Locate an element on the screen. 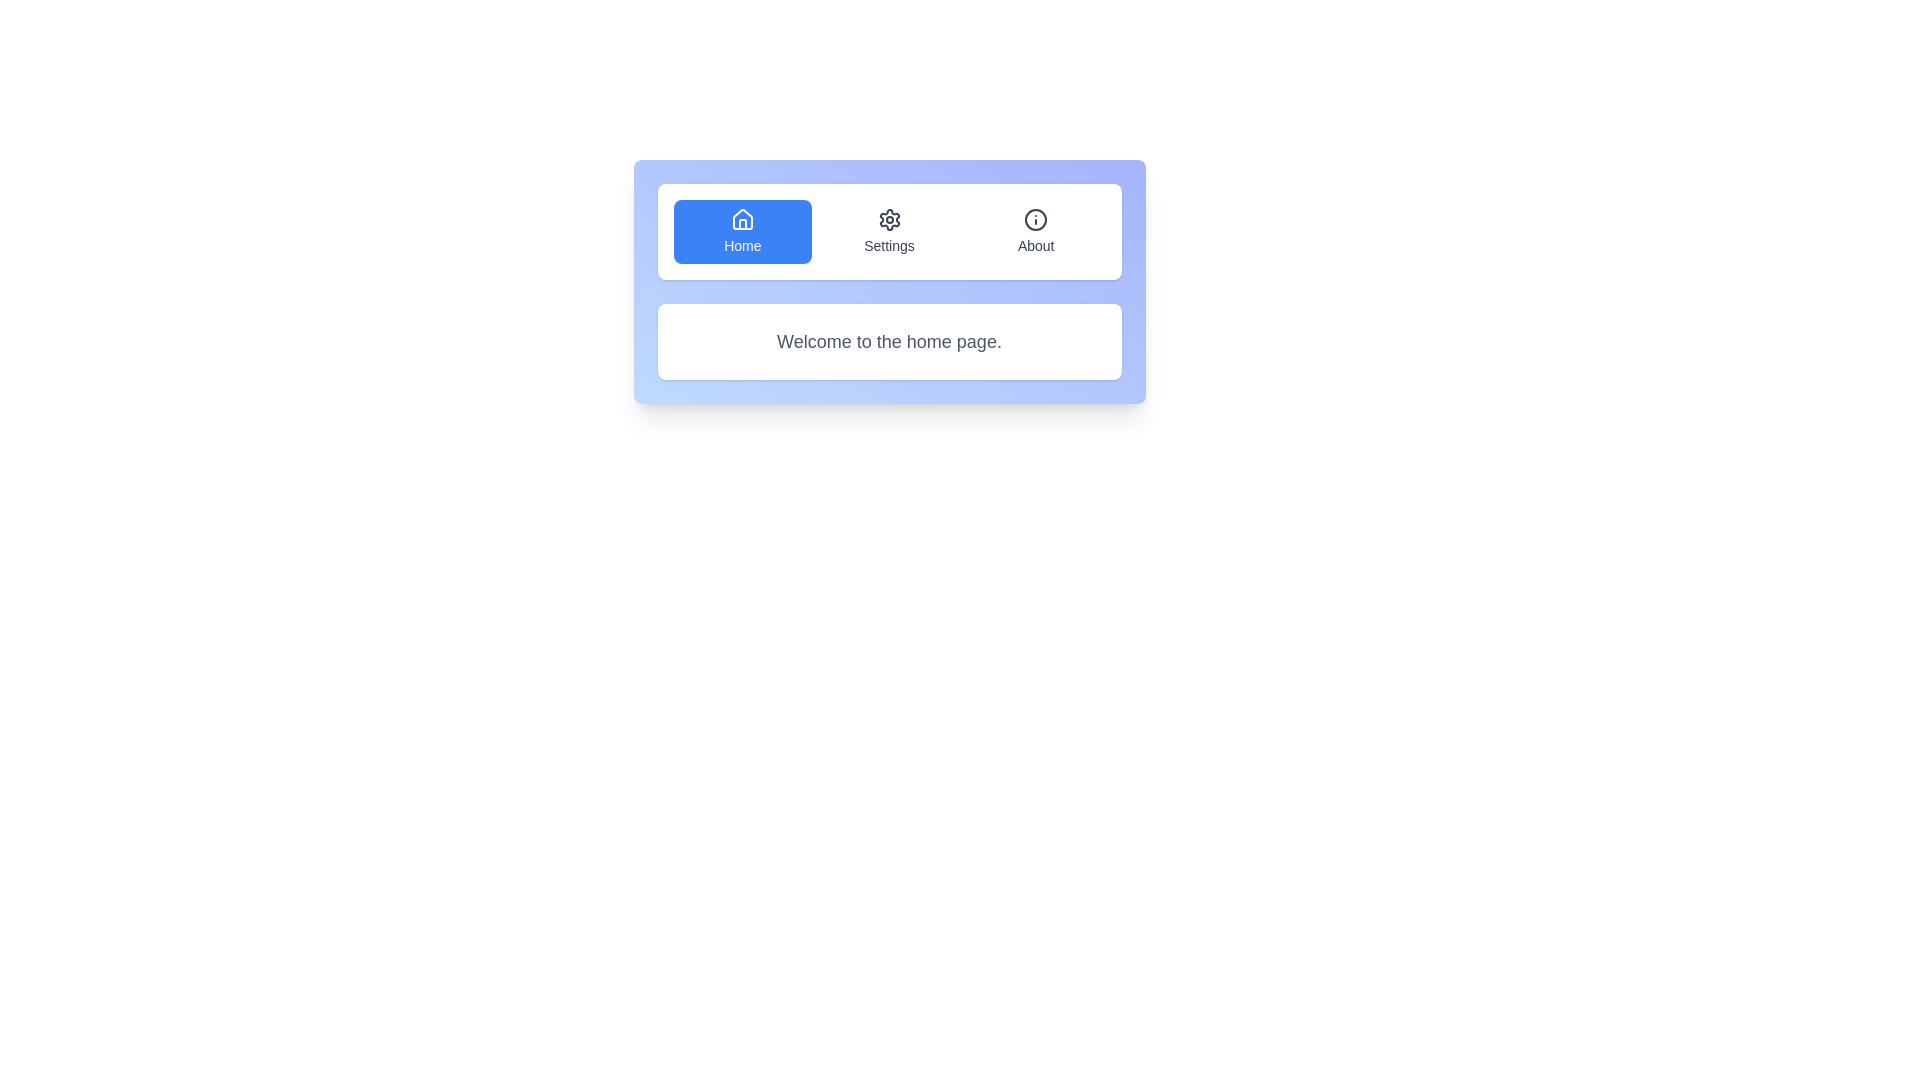 The height and width of the screenshot is (1080, 1920). the text 'Welcome to the home page.' in the content area is located at coordinates (888, 341).